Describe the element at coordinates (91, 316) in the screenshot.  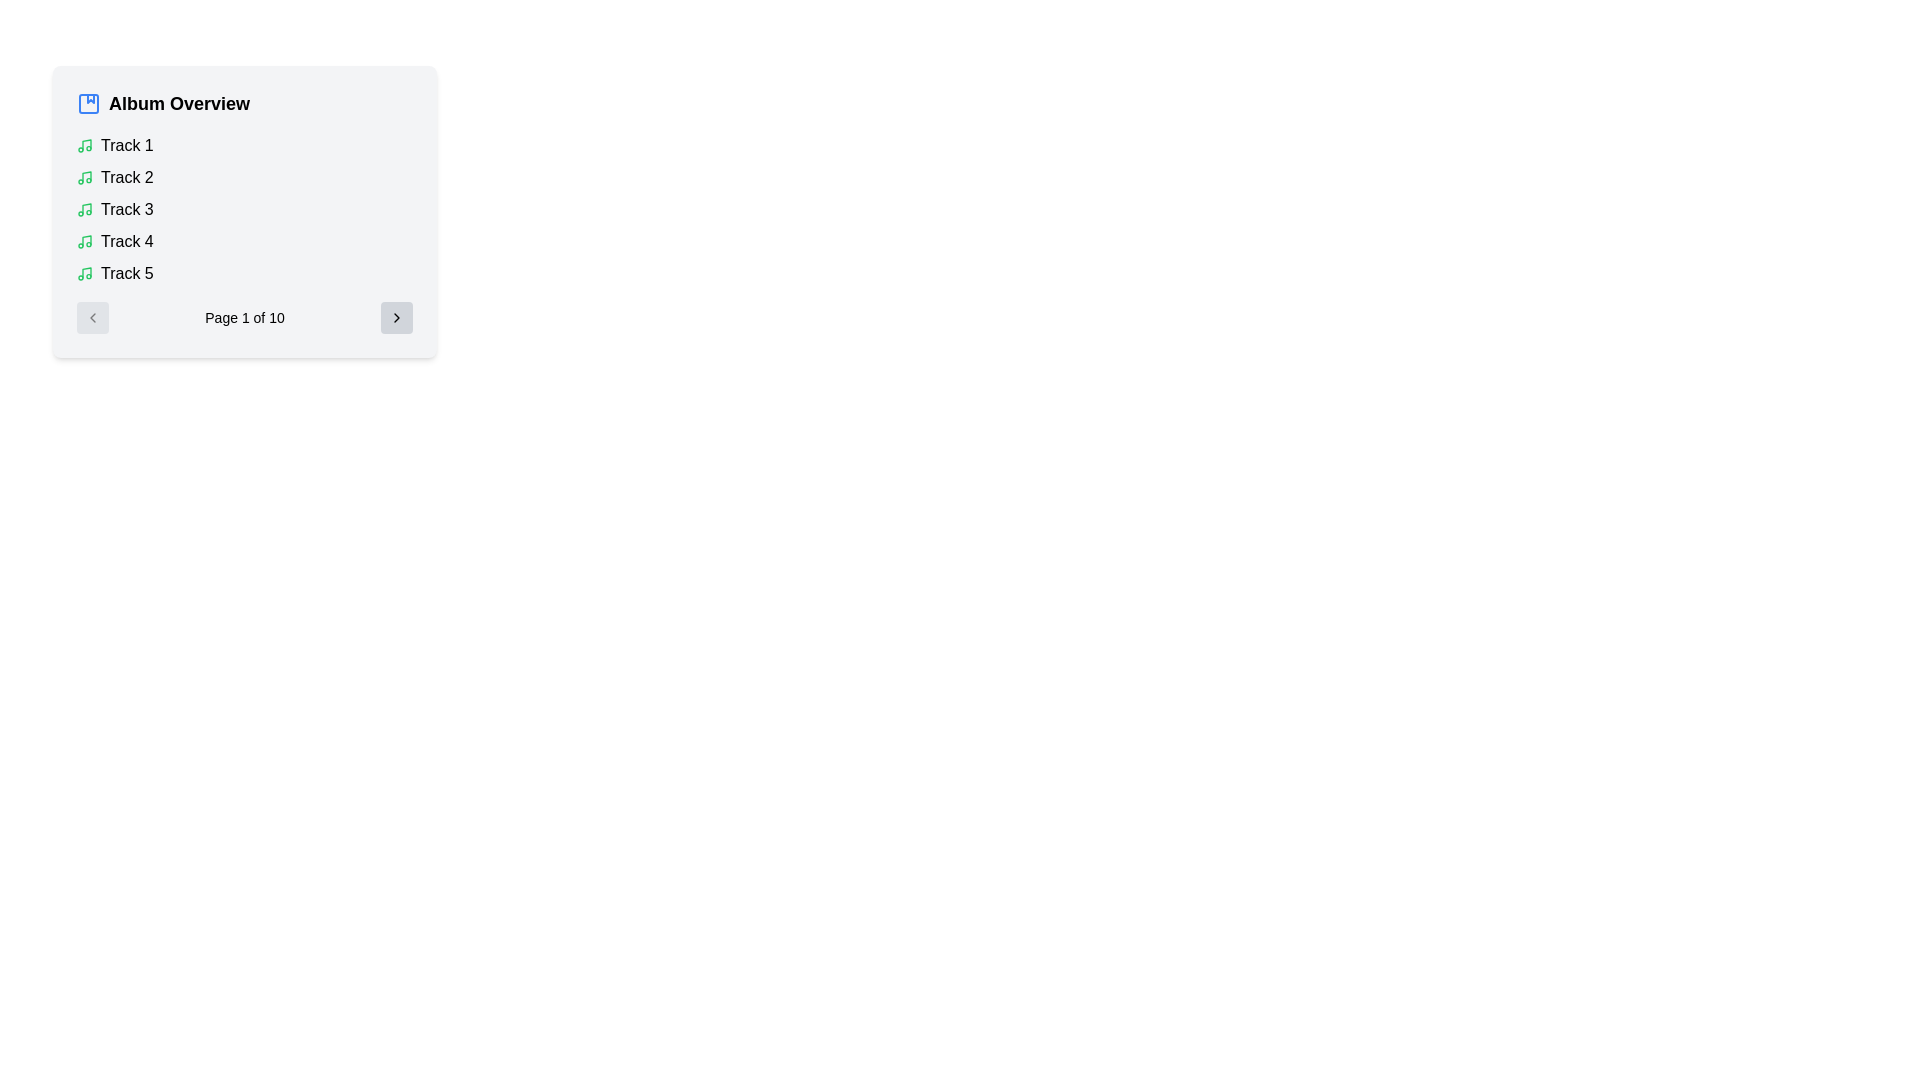
I see `the small left-facing chevron icon contained within the gray rectangular button at the bottom left of the album overview card` at that location.